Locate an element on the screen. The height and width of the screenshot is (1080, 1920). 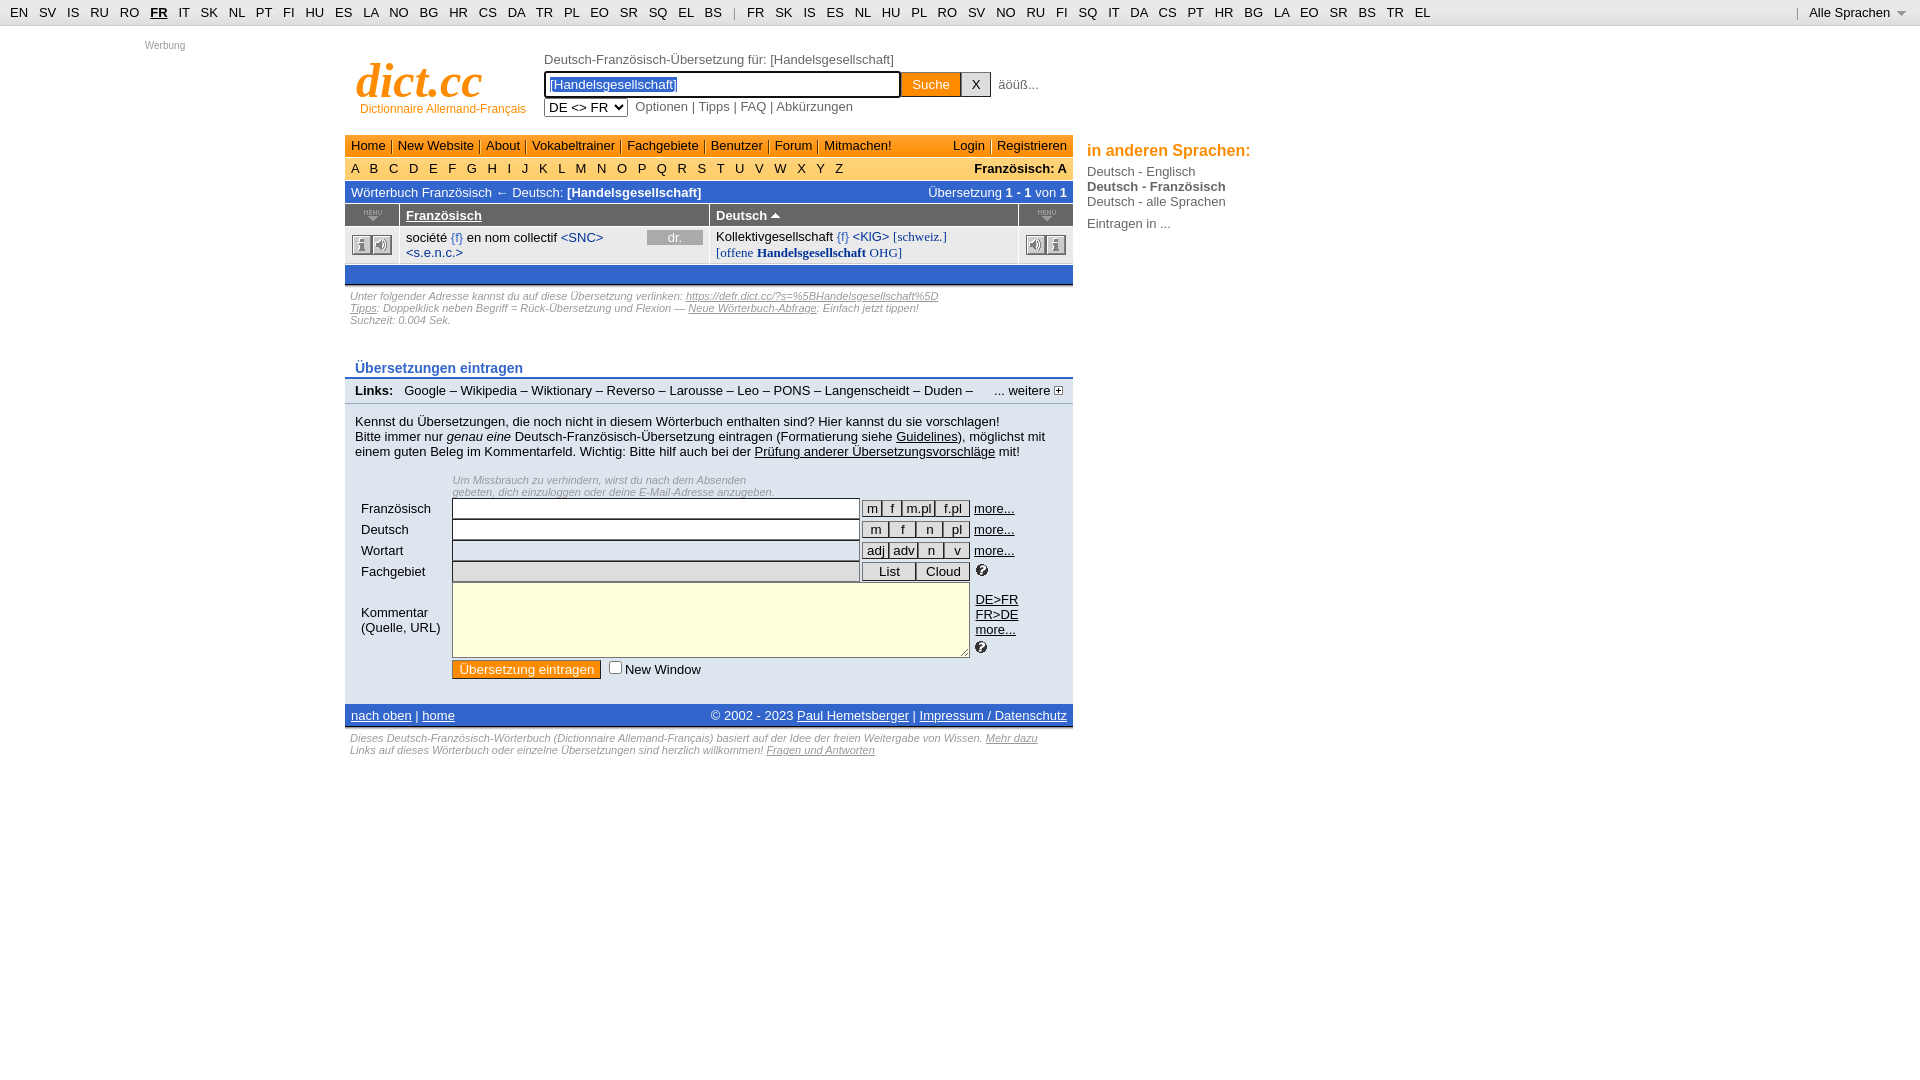
'Larousse' is located at coordinates (695, 390).